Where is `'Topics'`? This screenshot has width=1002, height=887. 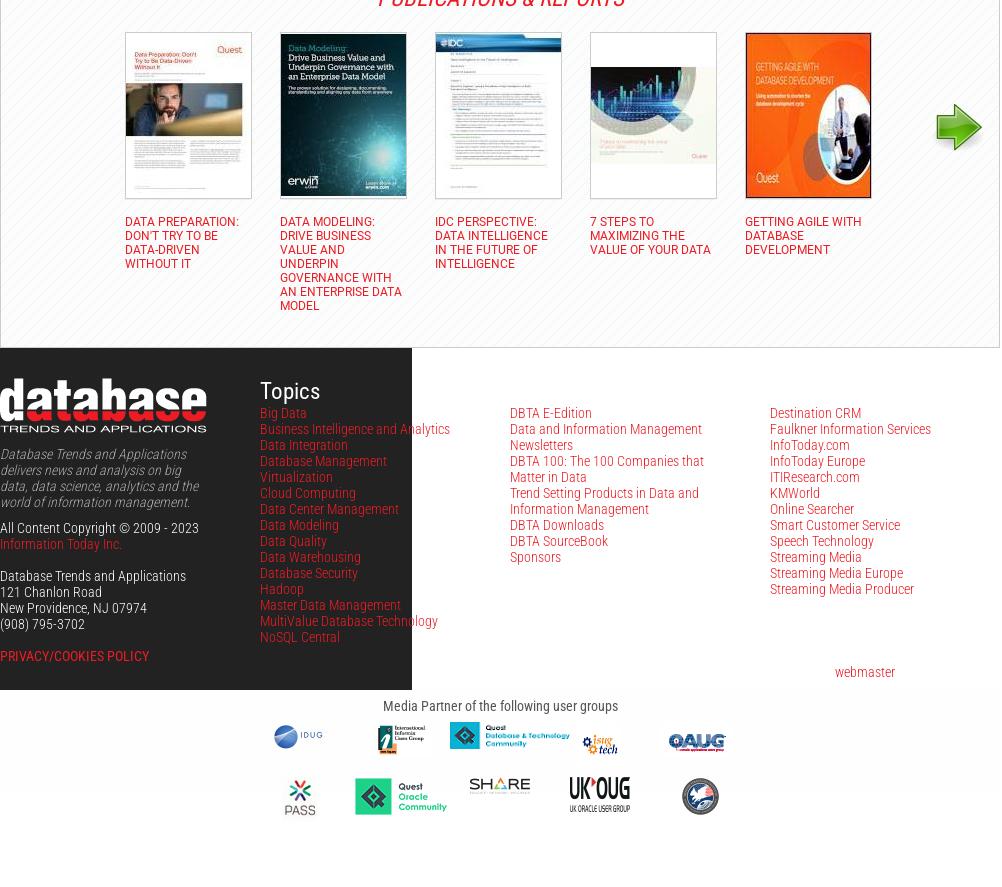
'Topics' is located at coordinates (288, 390).